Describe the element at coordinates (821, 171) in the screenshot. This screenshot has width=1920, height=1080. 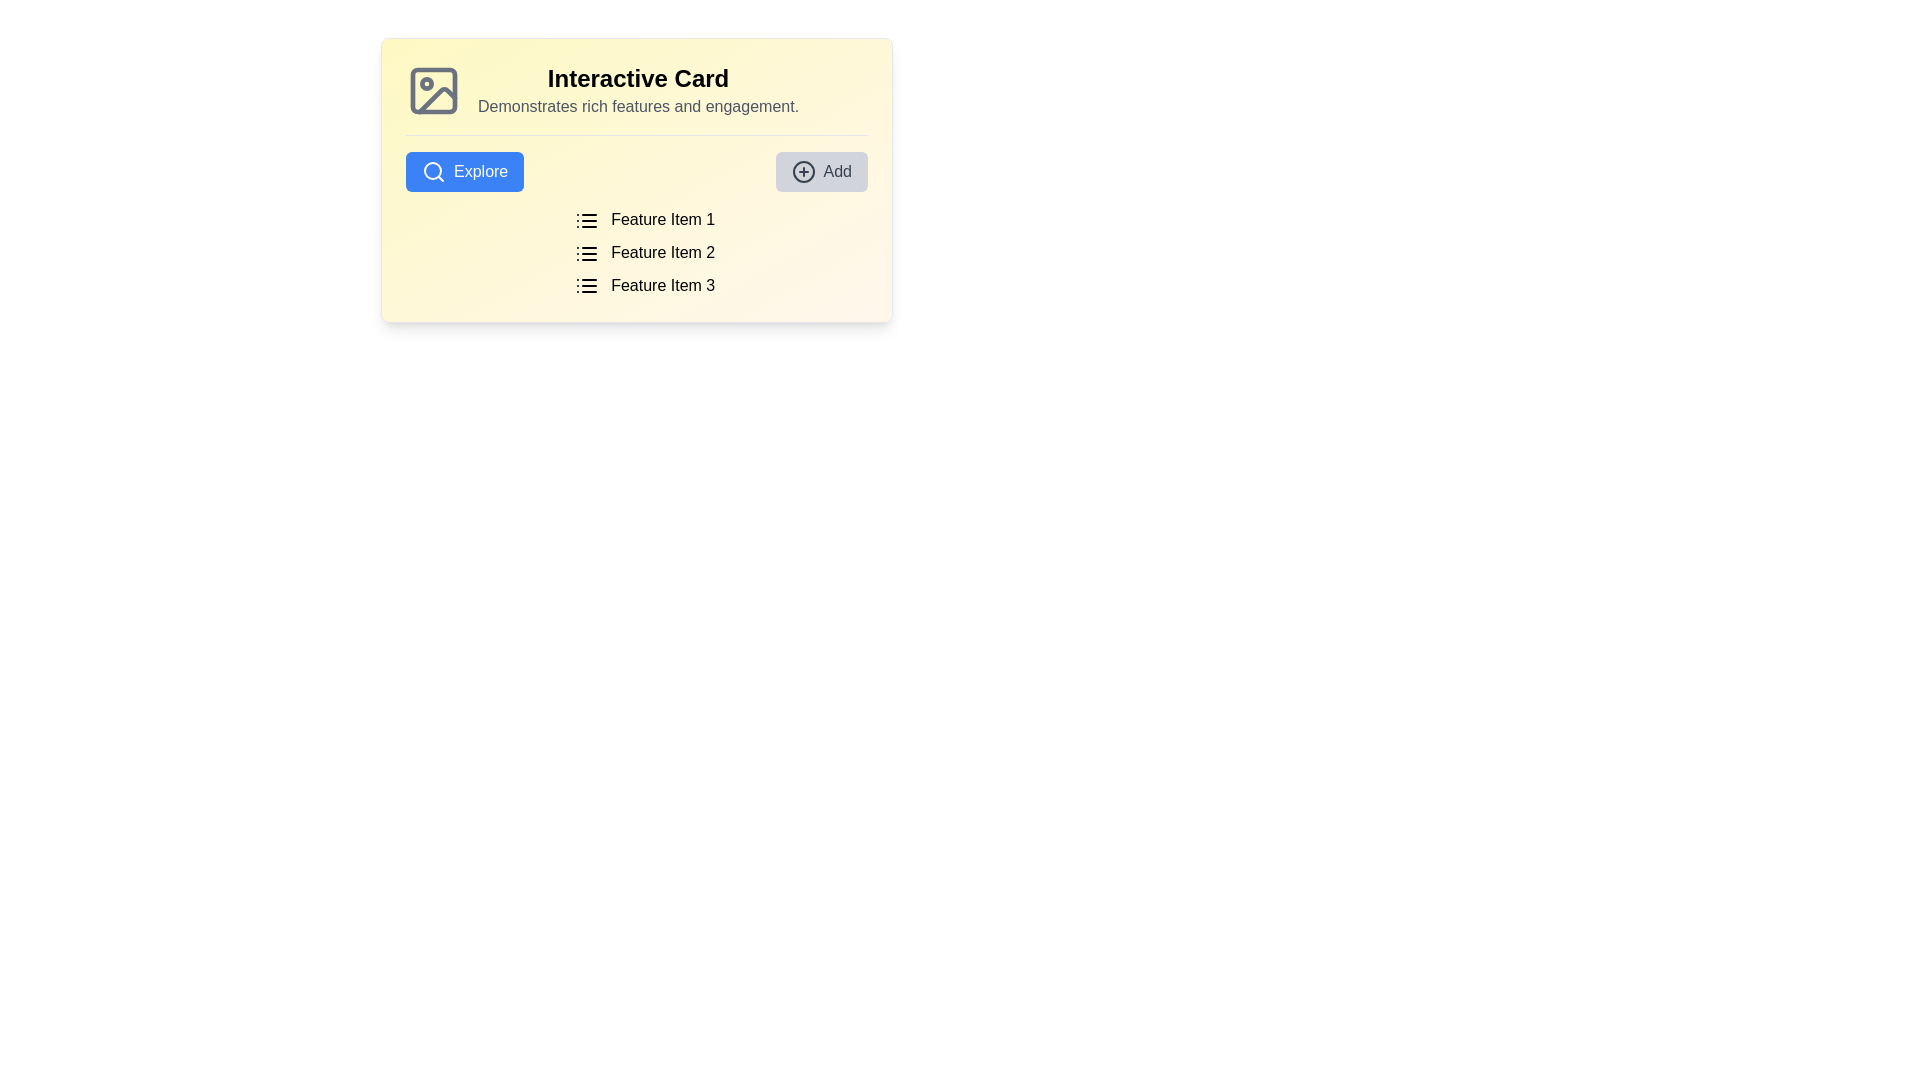
I see `the 'Add' button located to the right of the 'Explore' button in the header section marked 'Interactive Card'` at that location.